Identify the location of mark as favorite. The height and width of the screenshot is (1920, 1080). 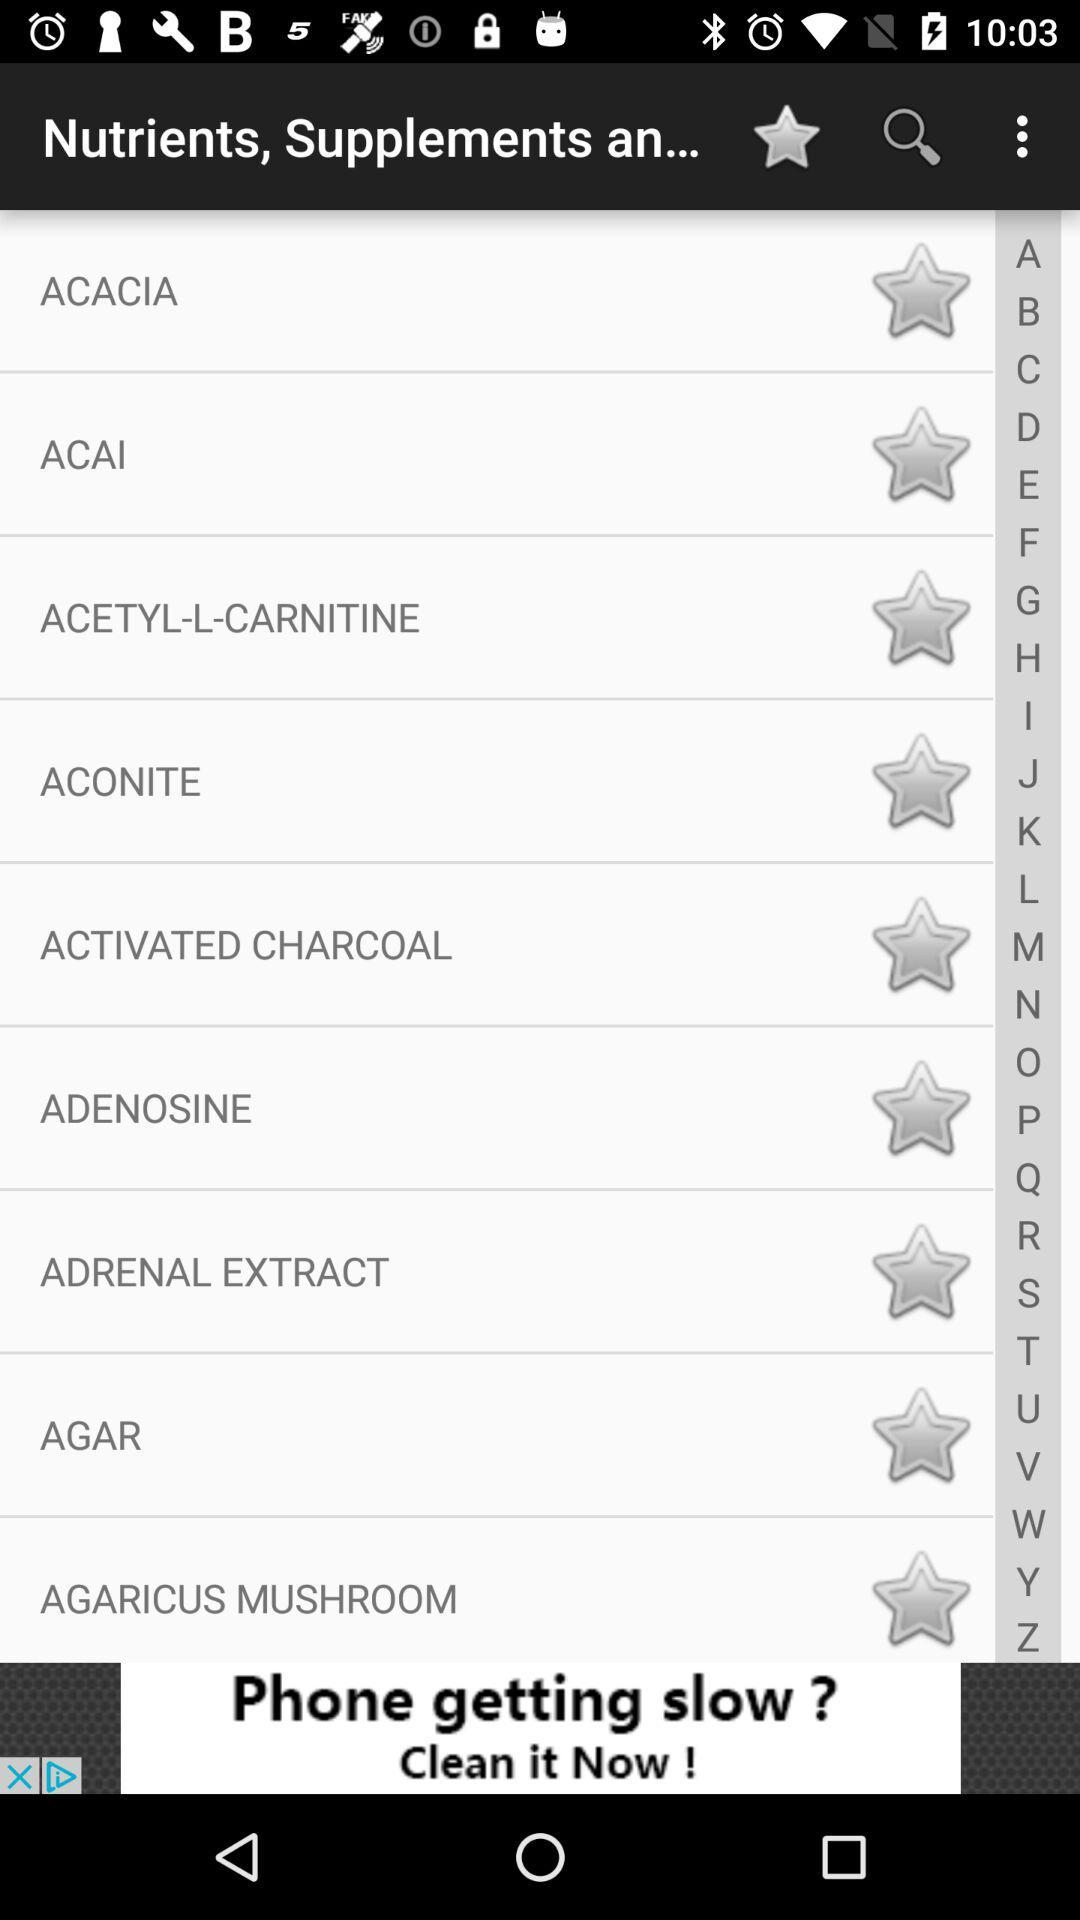
(920, 1597).